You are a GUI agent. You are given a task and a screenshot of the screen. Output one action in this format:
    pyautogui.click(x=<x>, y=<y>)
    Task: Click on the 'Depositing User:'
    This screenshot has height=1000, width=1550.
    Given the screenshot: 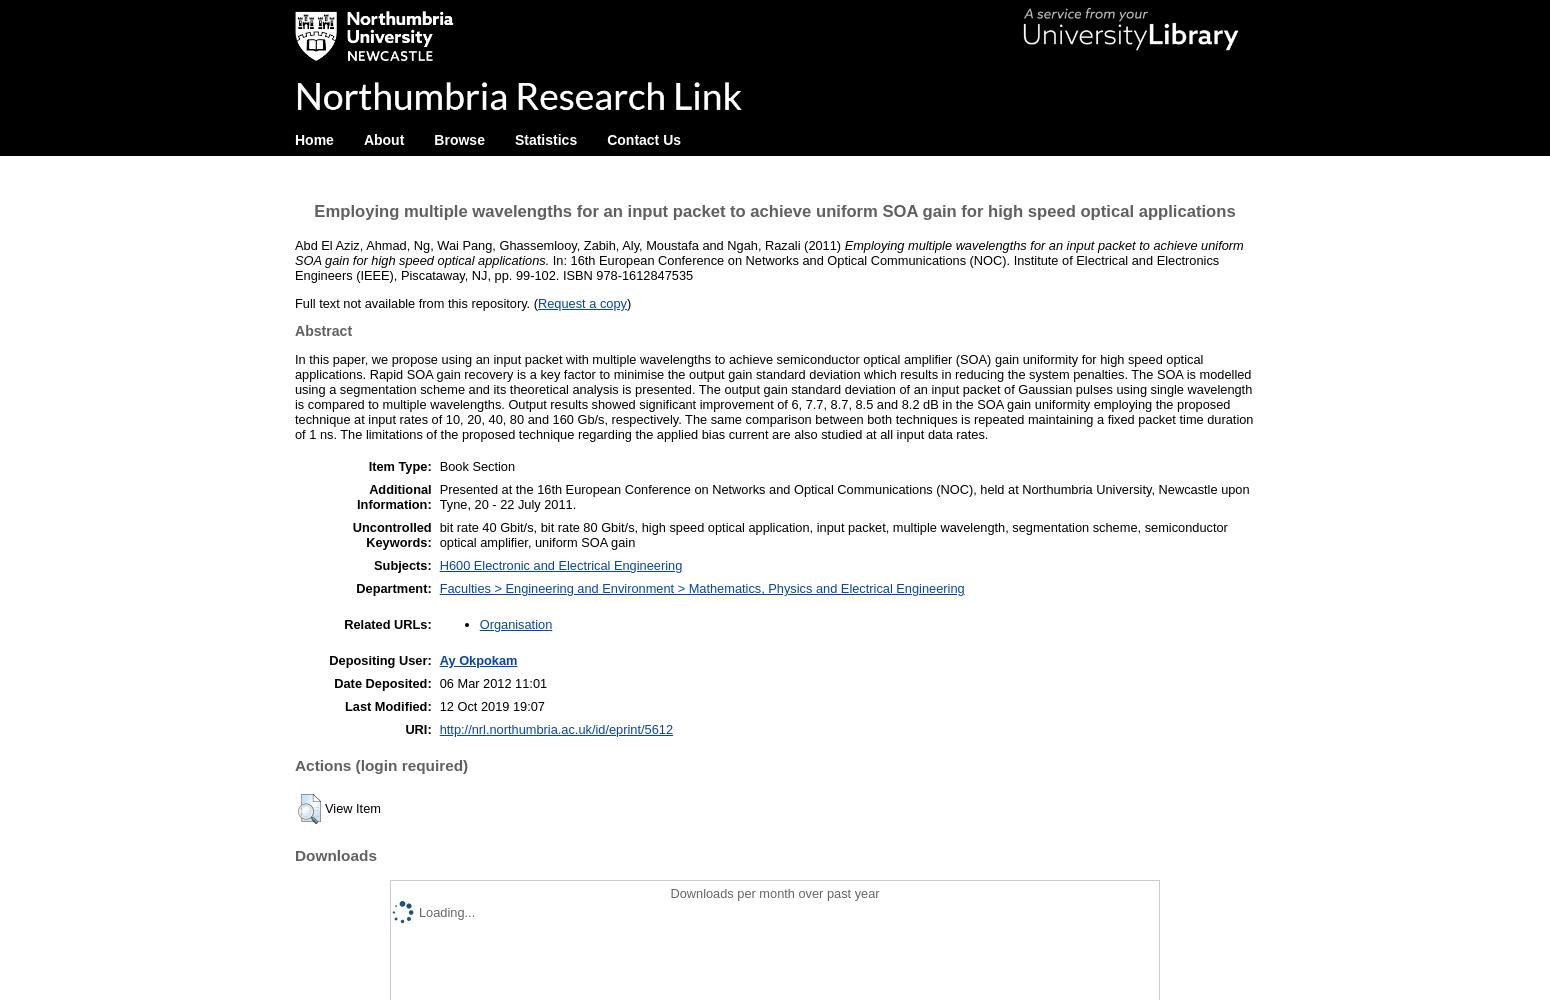 What is the action you would take?
    pyautogui.click(x=379, y=659)
    